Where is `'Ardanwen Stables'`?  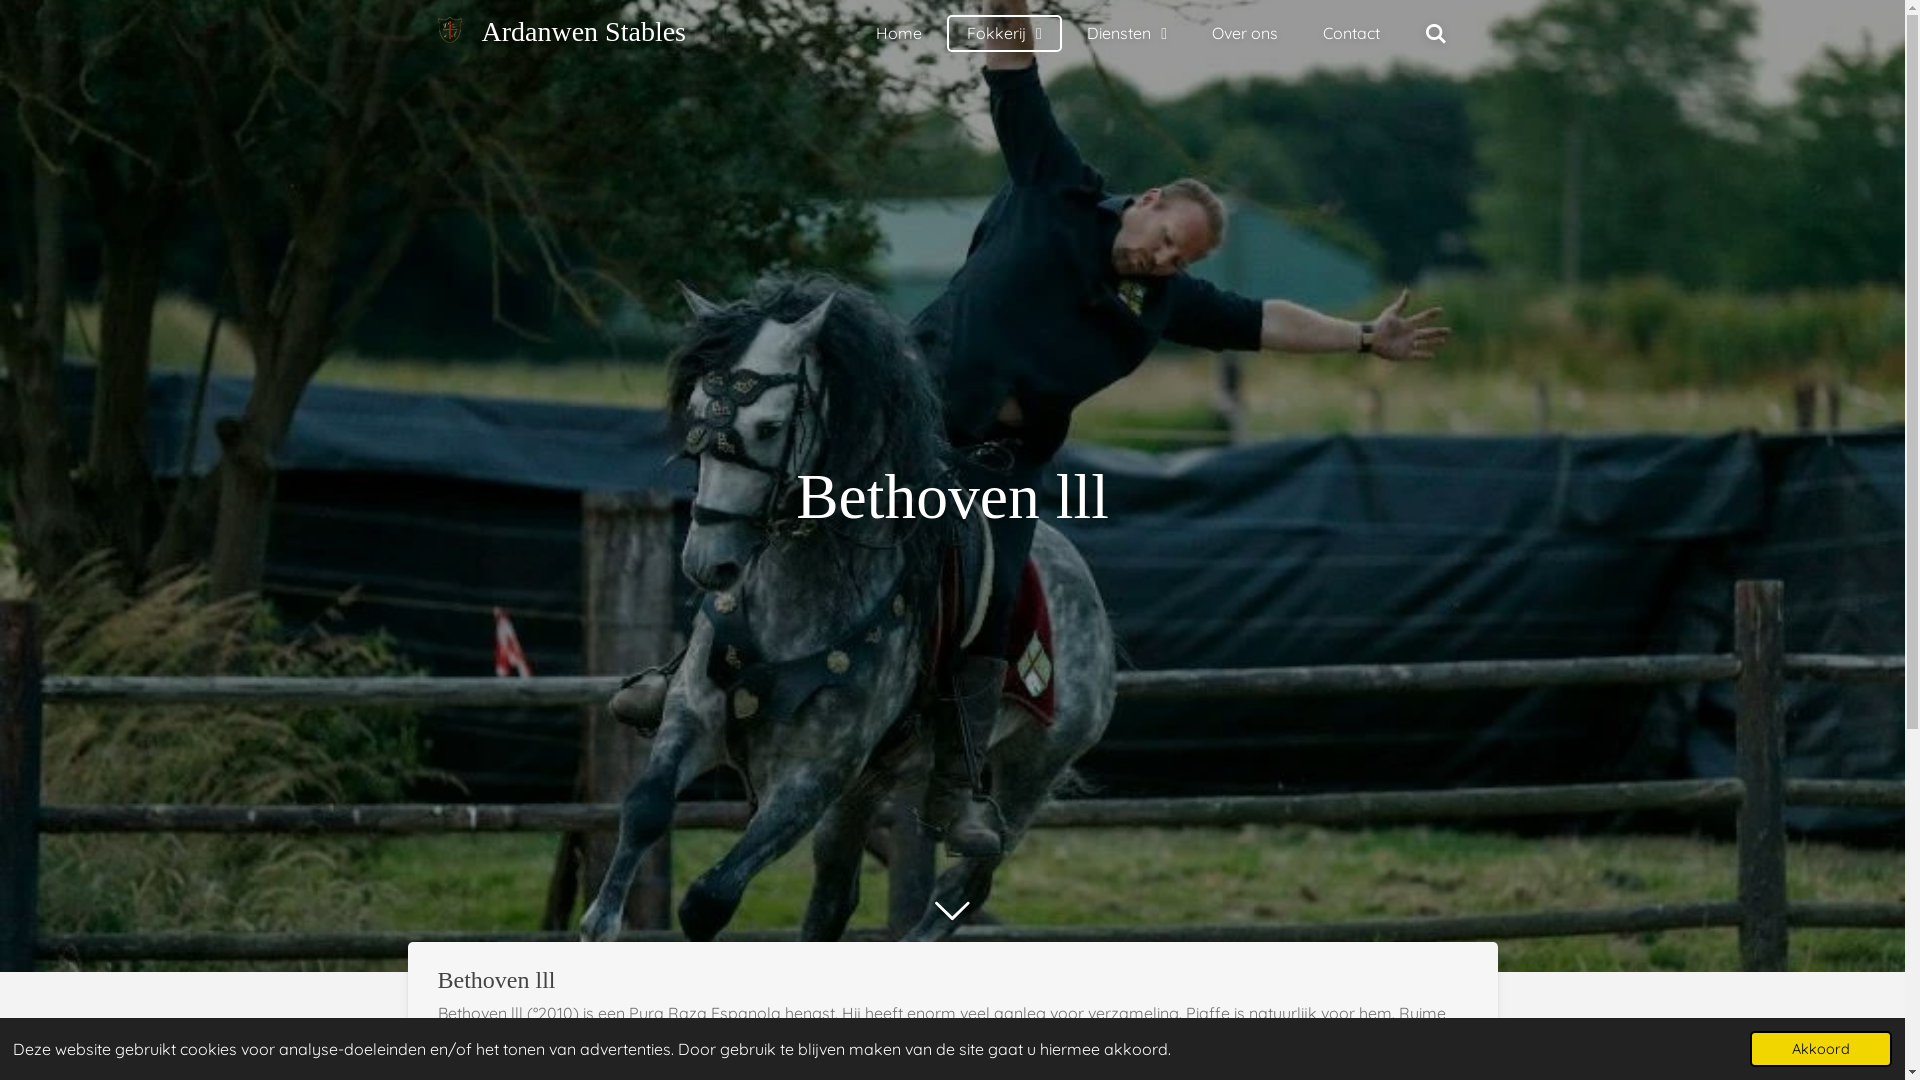
'Ardanwen Stables' is located at coordinates (449, 30).